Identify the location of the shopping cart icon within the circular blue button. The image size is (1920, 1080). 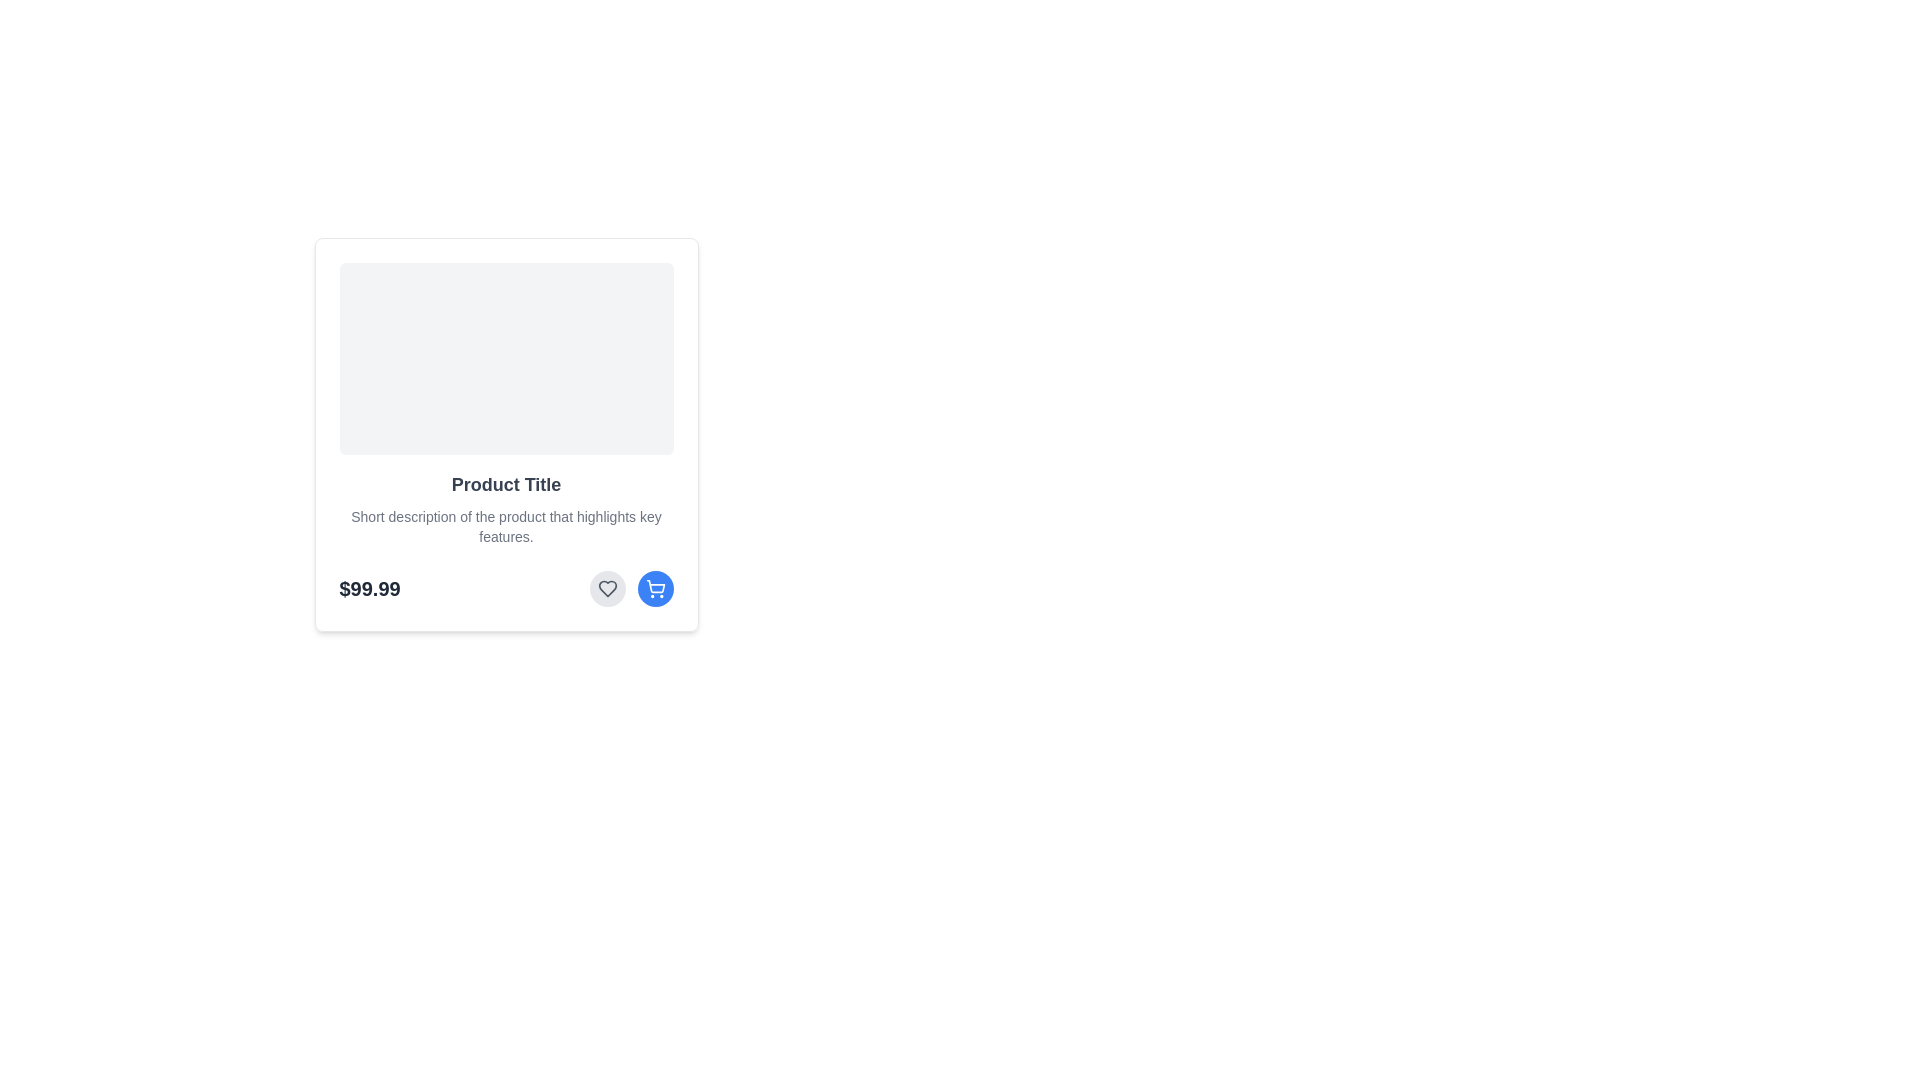
(655, 588).